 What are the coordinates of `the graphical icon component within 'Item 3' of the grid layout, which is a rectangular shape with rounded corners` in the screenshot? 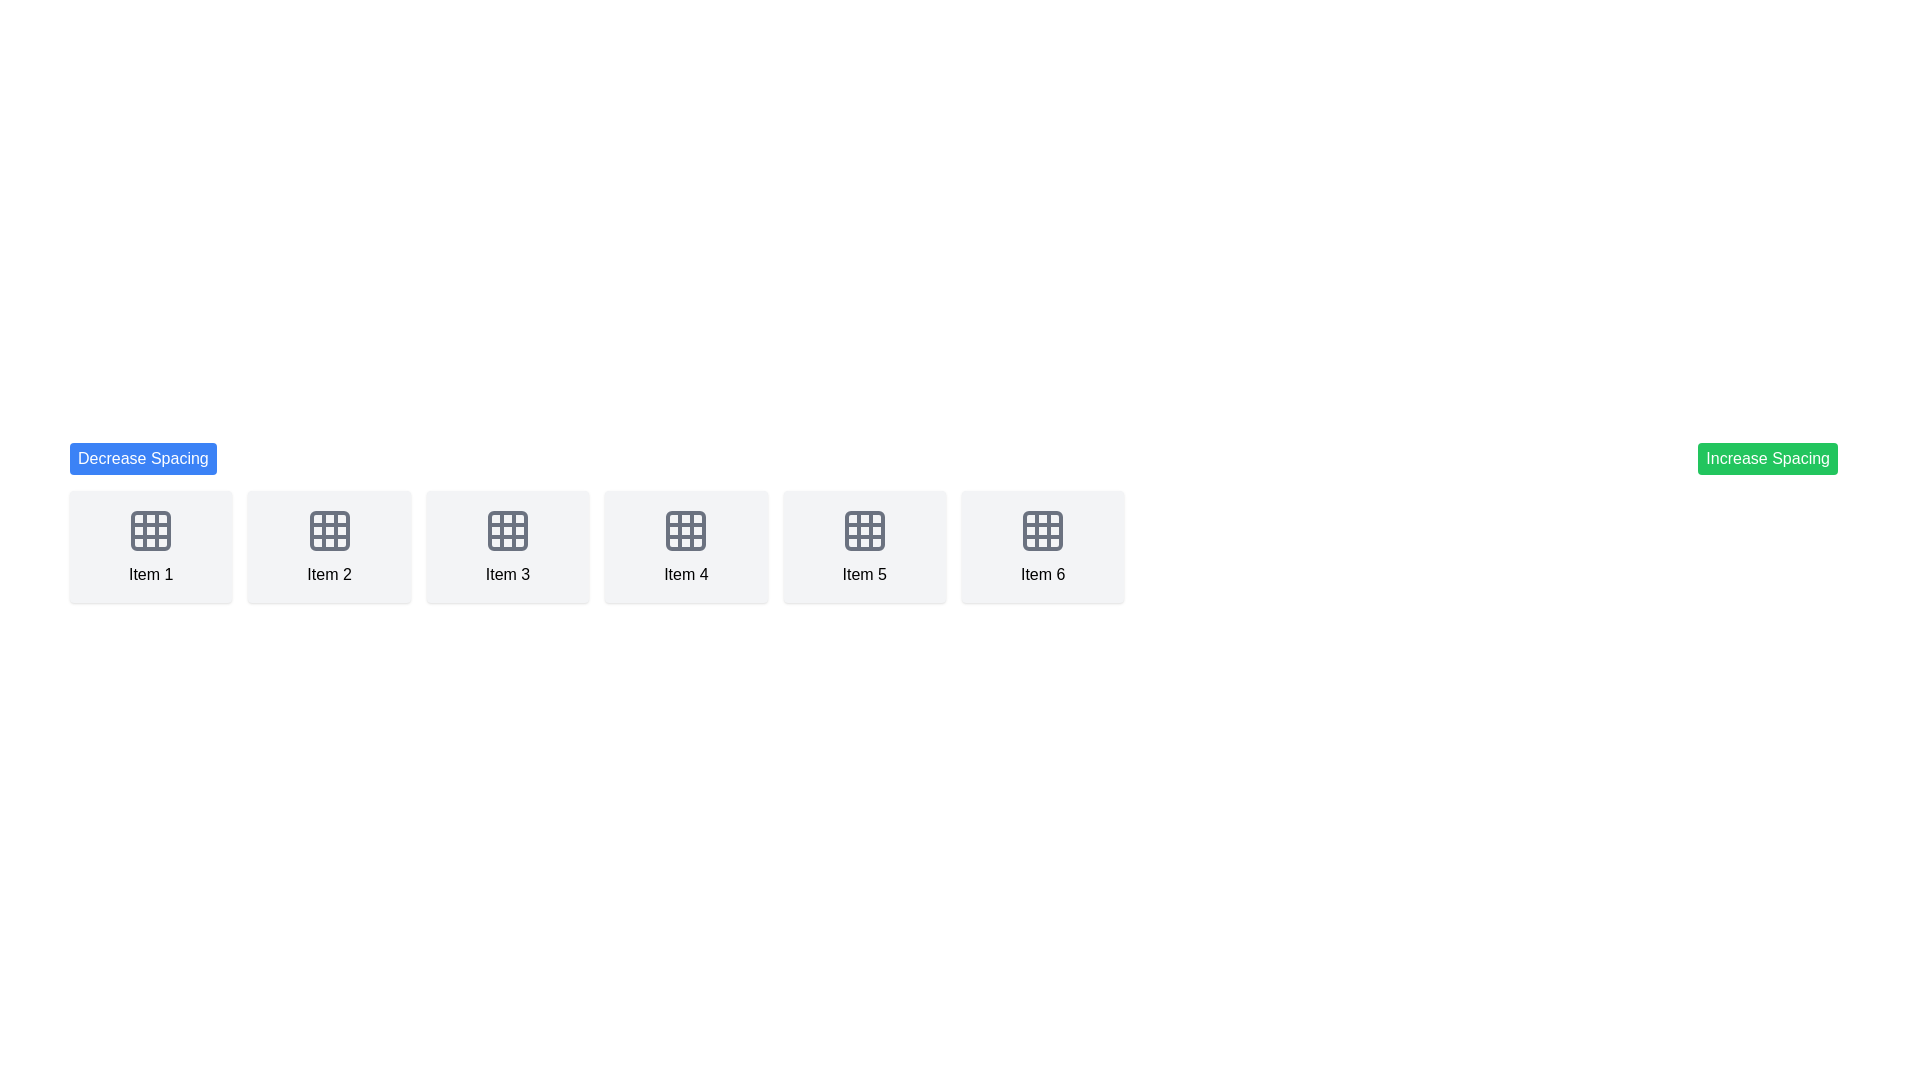 It's located at (508, 530).